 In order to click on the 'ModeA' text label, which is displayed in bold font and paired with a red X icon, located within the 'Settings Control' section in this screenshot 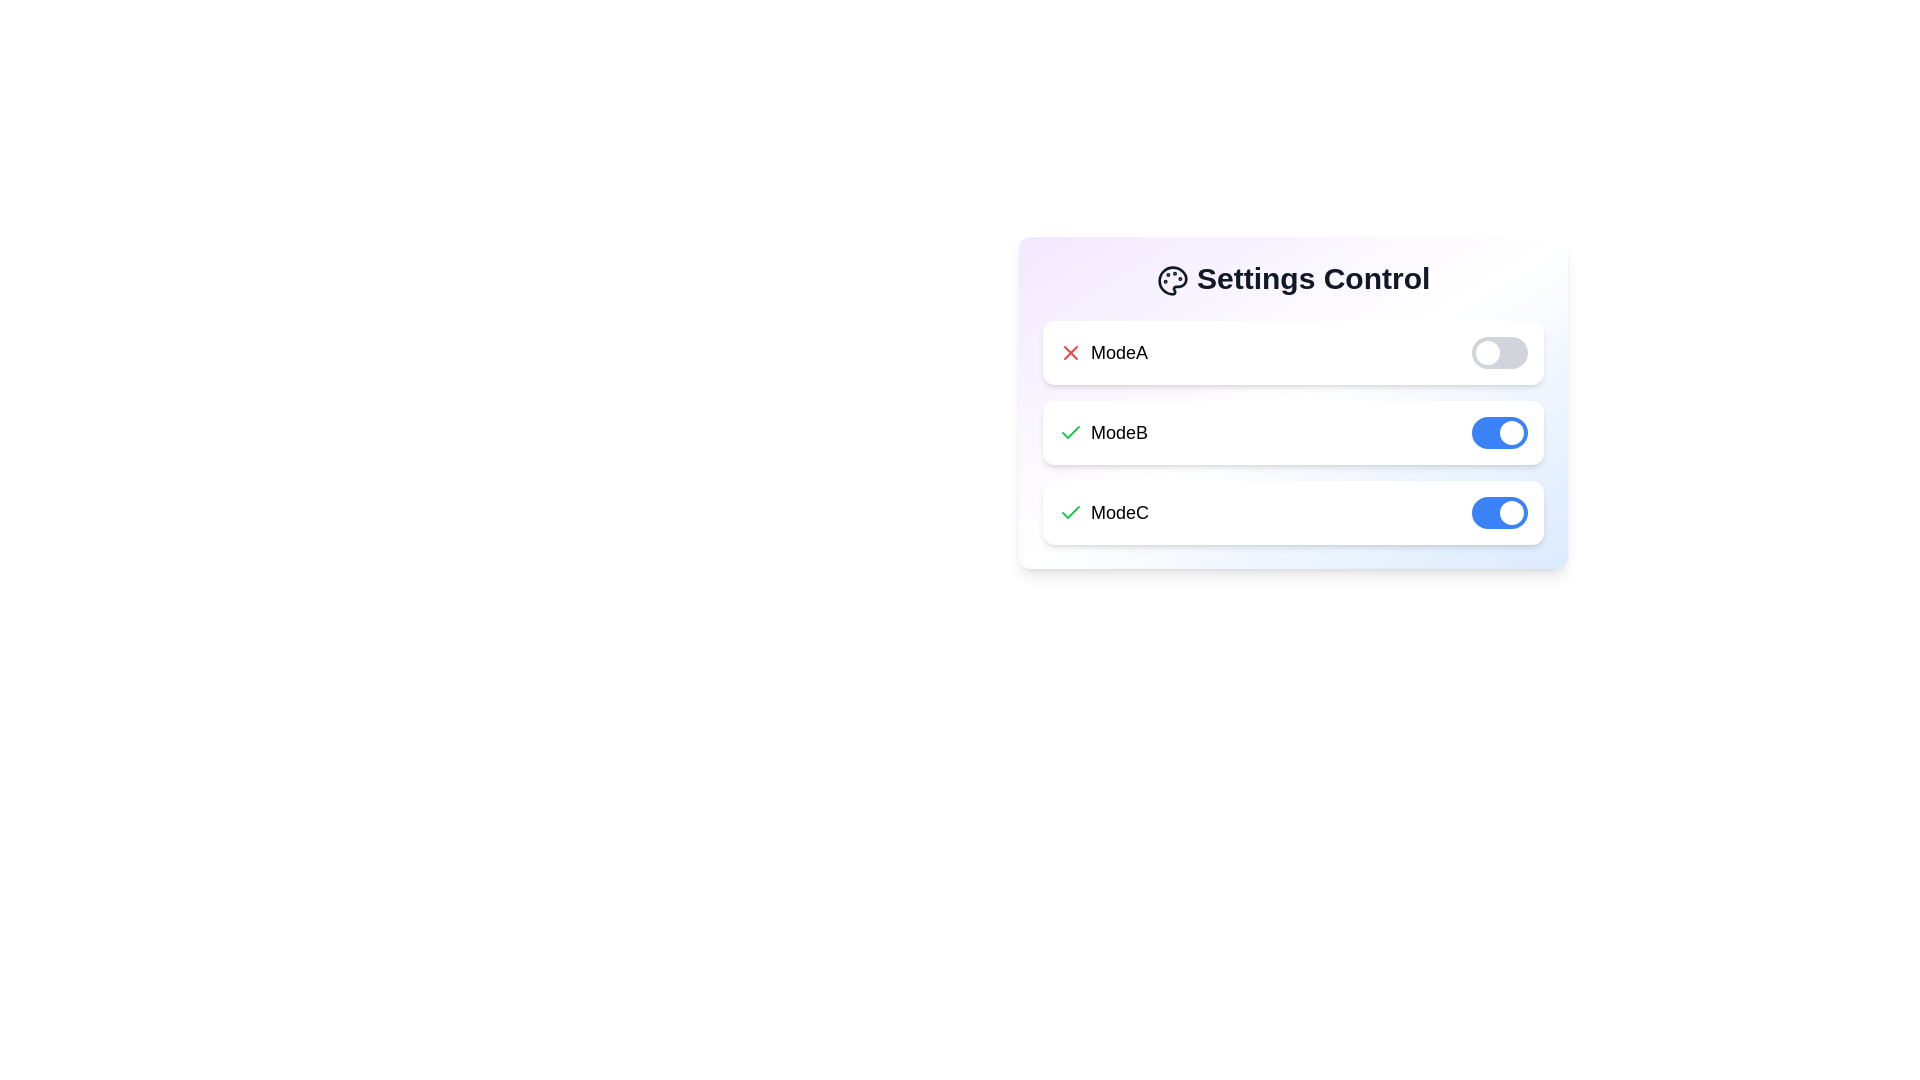, I will do `click(1102, 352)`.